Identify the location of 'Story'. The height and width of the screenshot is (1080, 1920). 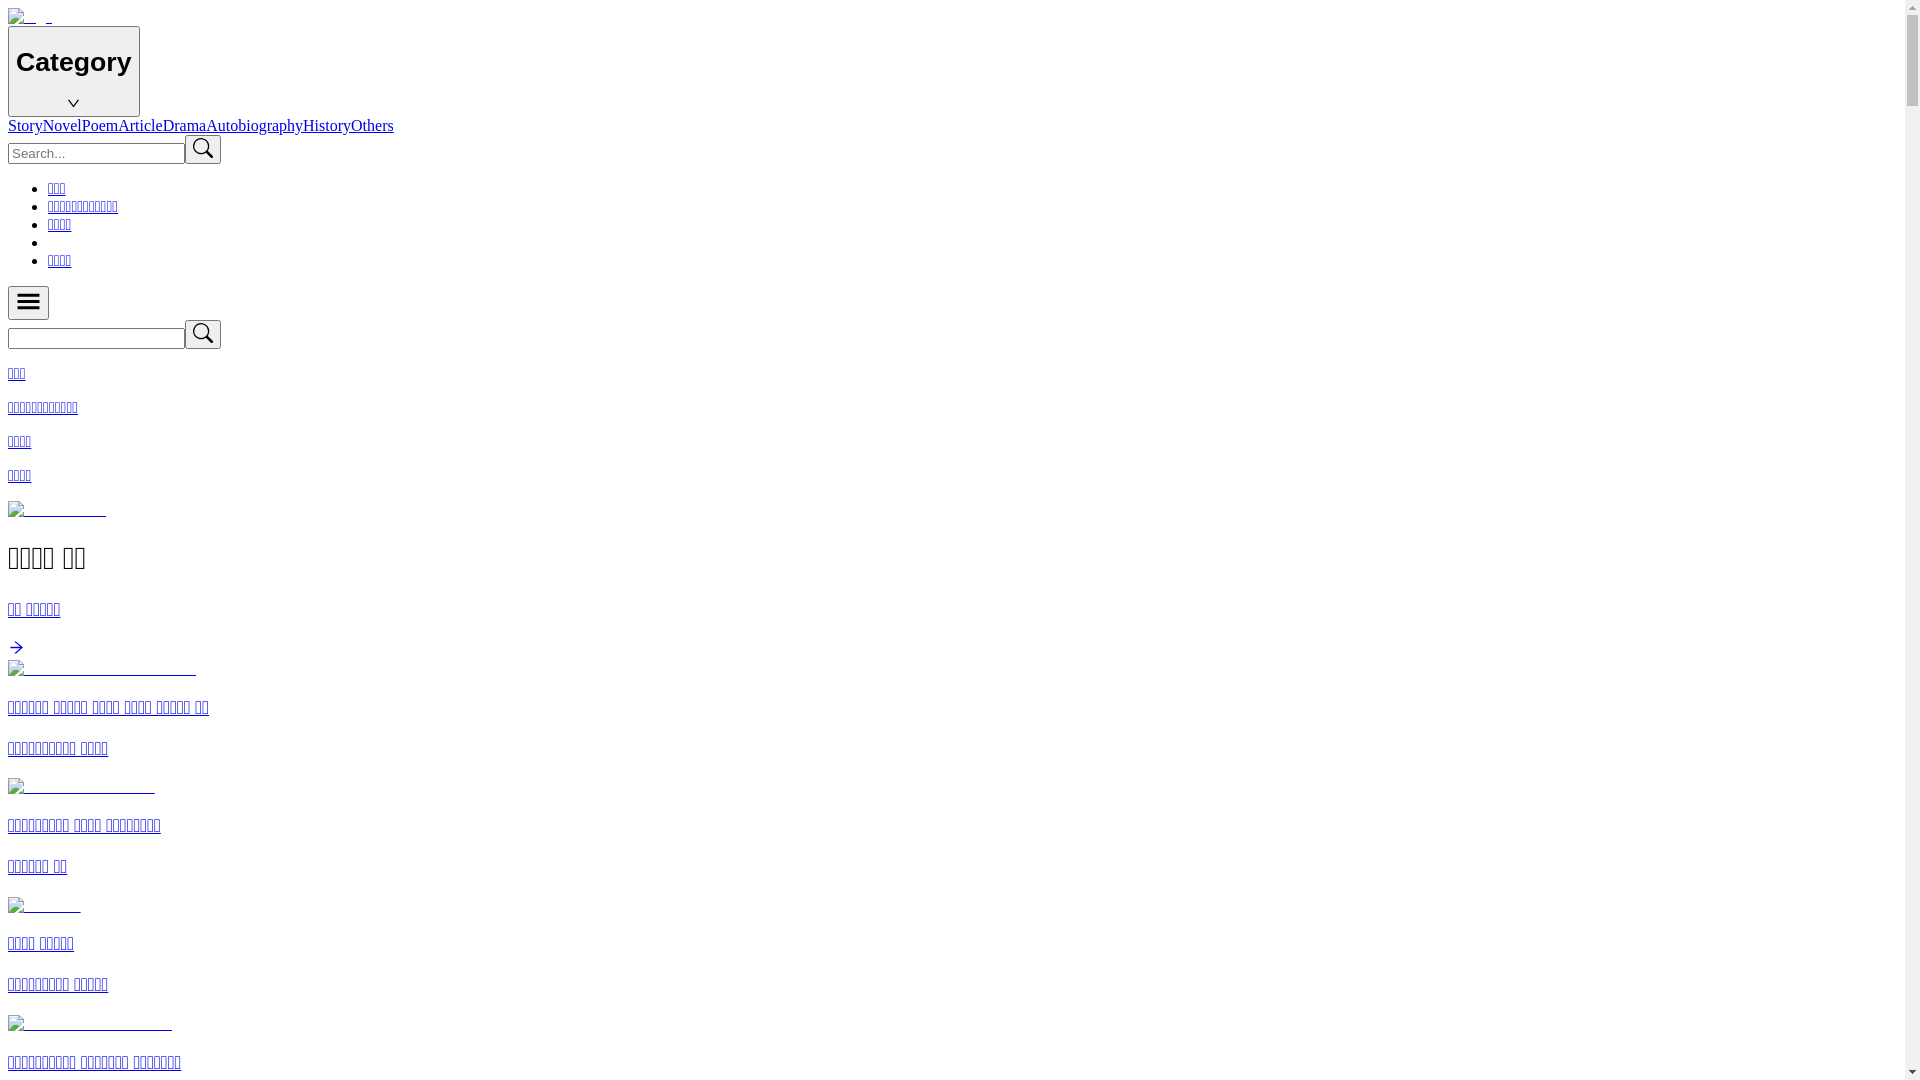
(25, 125).